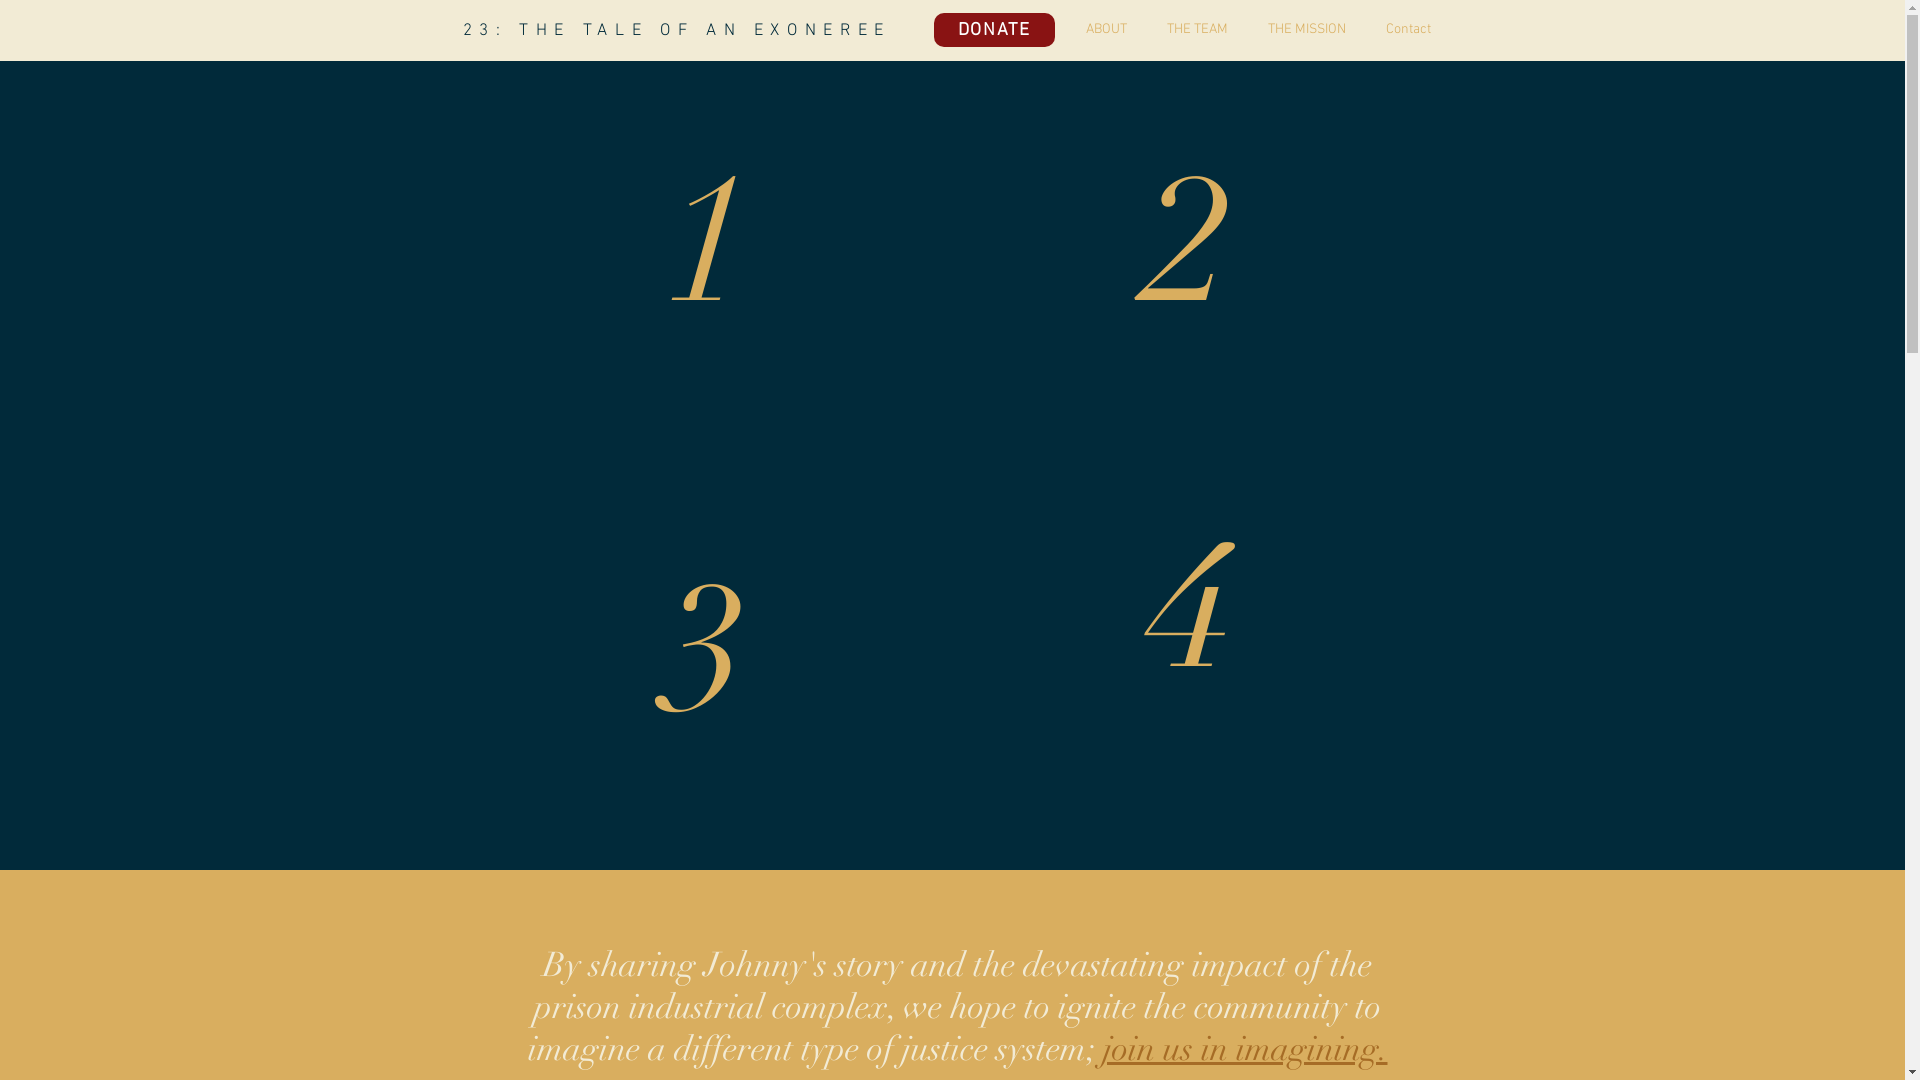  I want to click on 'THE TEAM', so click(1186, 30).